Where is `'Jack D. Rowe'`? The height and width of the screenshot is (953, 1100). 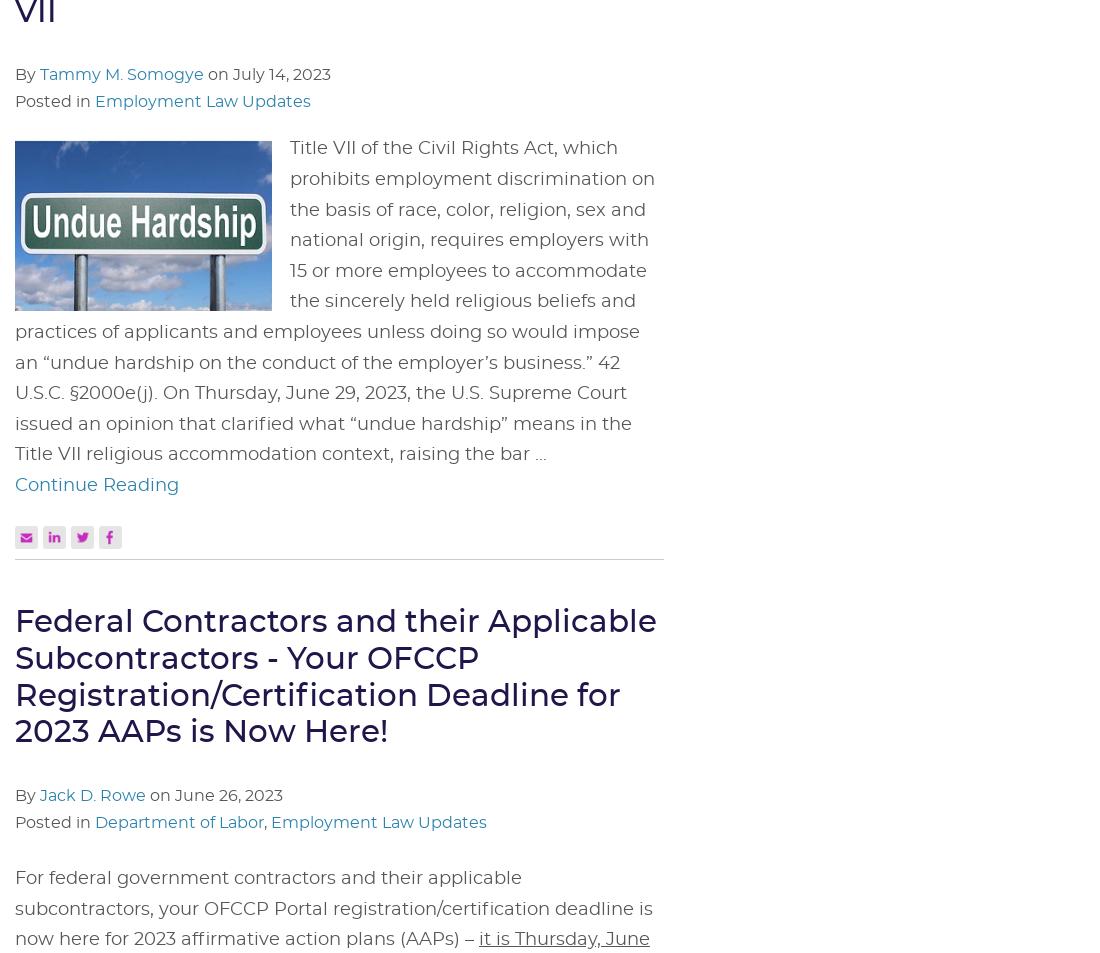
'Jack D. Rowe' is located at coordinates (92, 794).